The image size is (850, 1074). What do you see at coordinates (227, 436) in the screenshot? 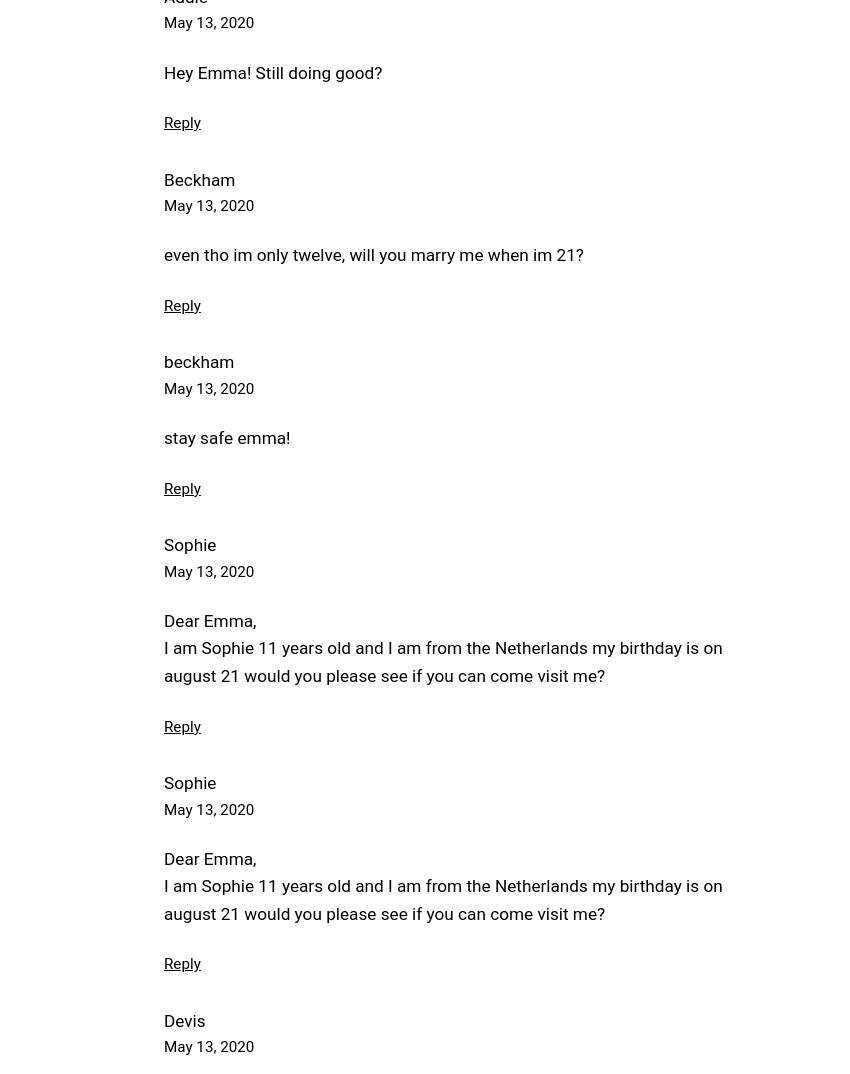
I see `'stay safe emma!'` at bounding box center [227, 436].